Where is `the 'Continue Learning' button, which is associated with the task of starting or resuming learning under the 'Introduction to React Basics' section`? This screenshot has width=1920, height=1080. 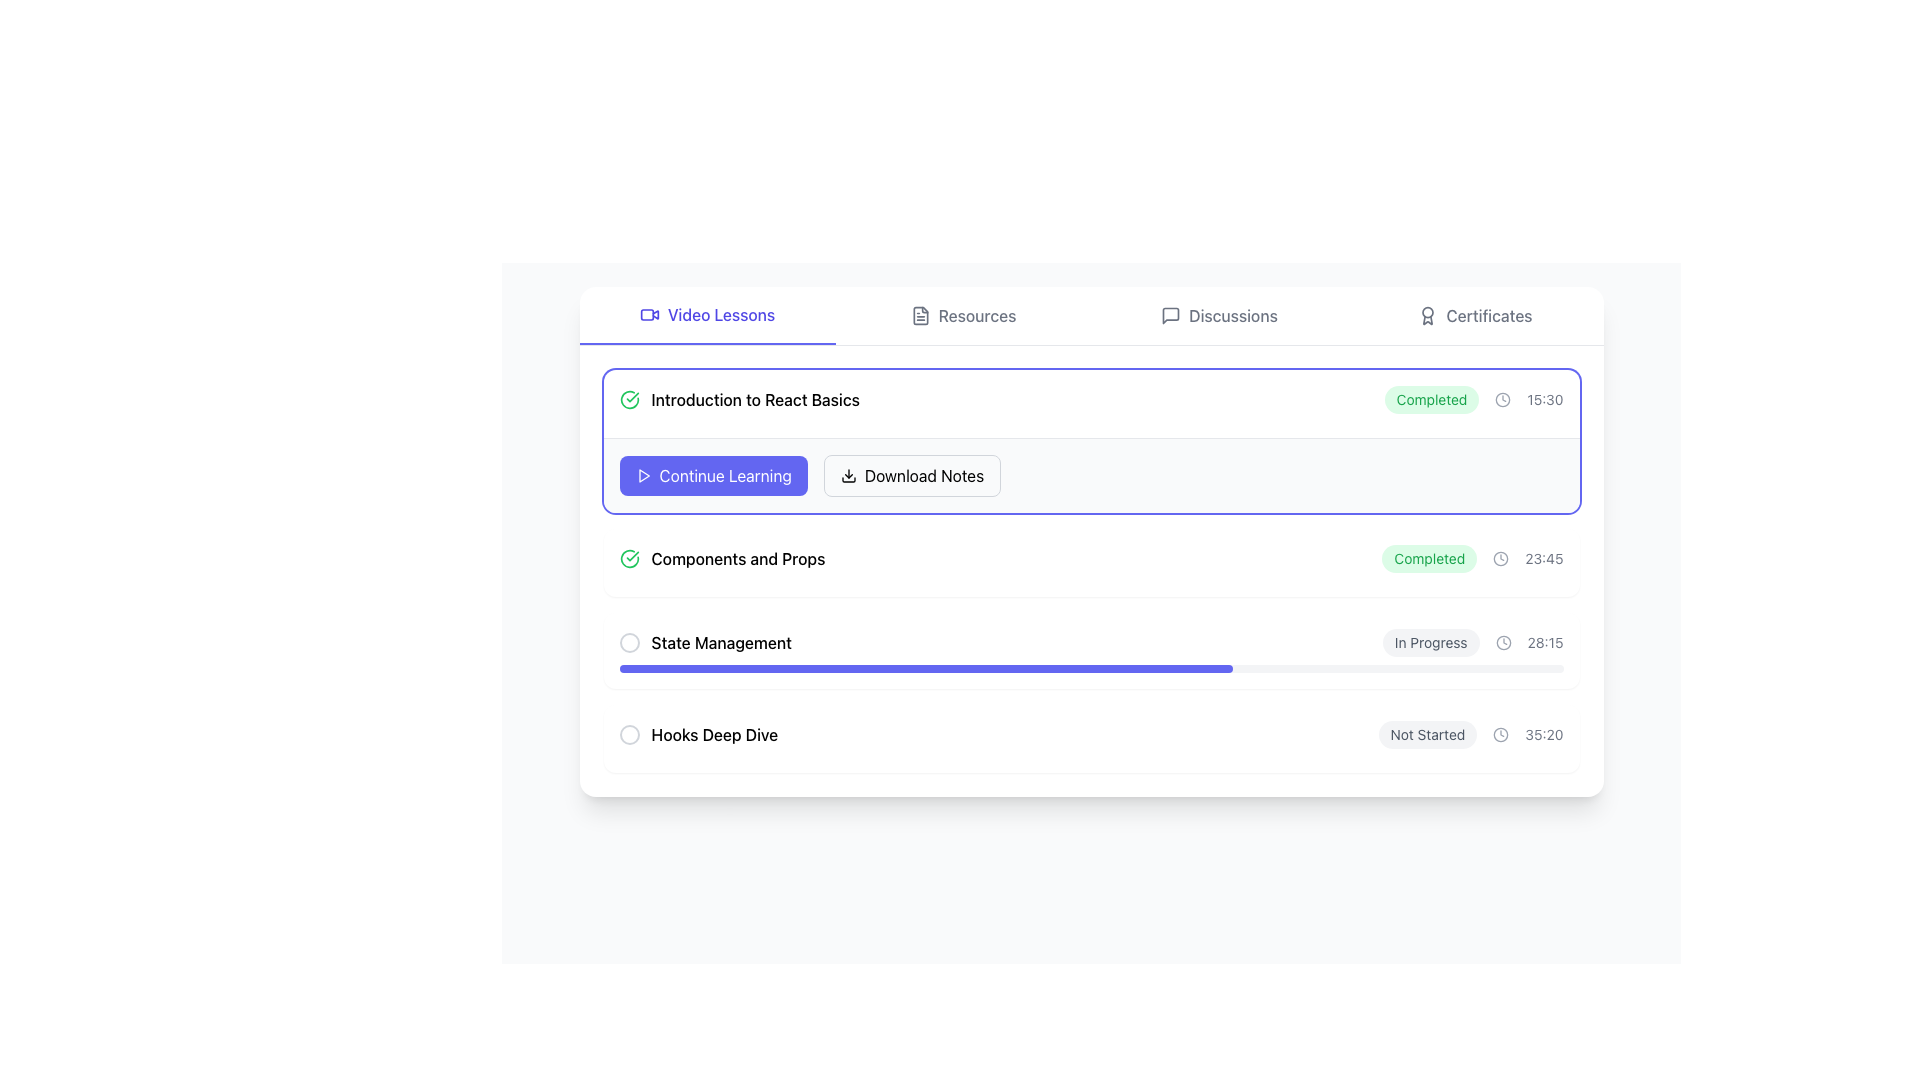
the 'Continue Learning' button, which is associated with the task of starting or resuming learning under the 'Introduction to React Basics' section is located at coordinates (643, 475).